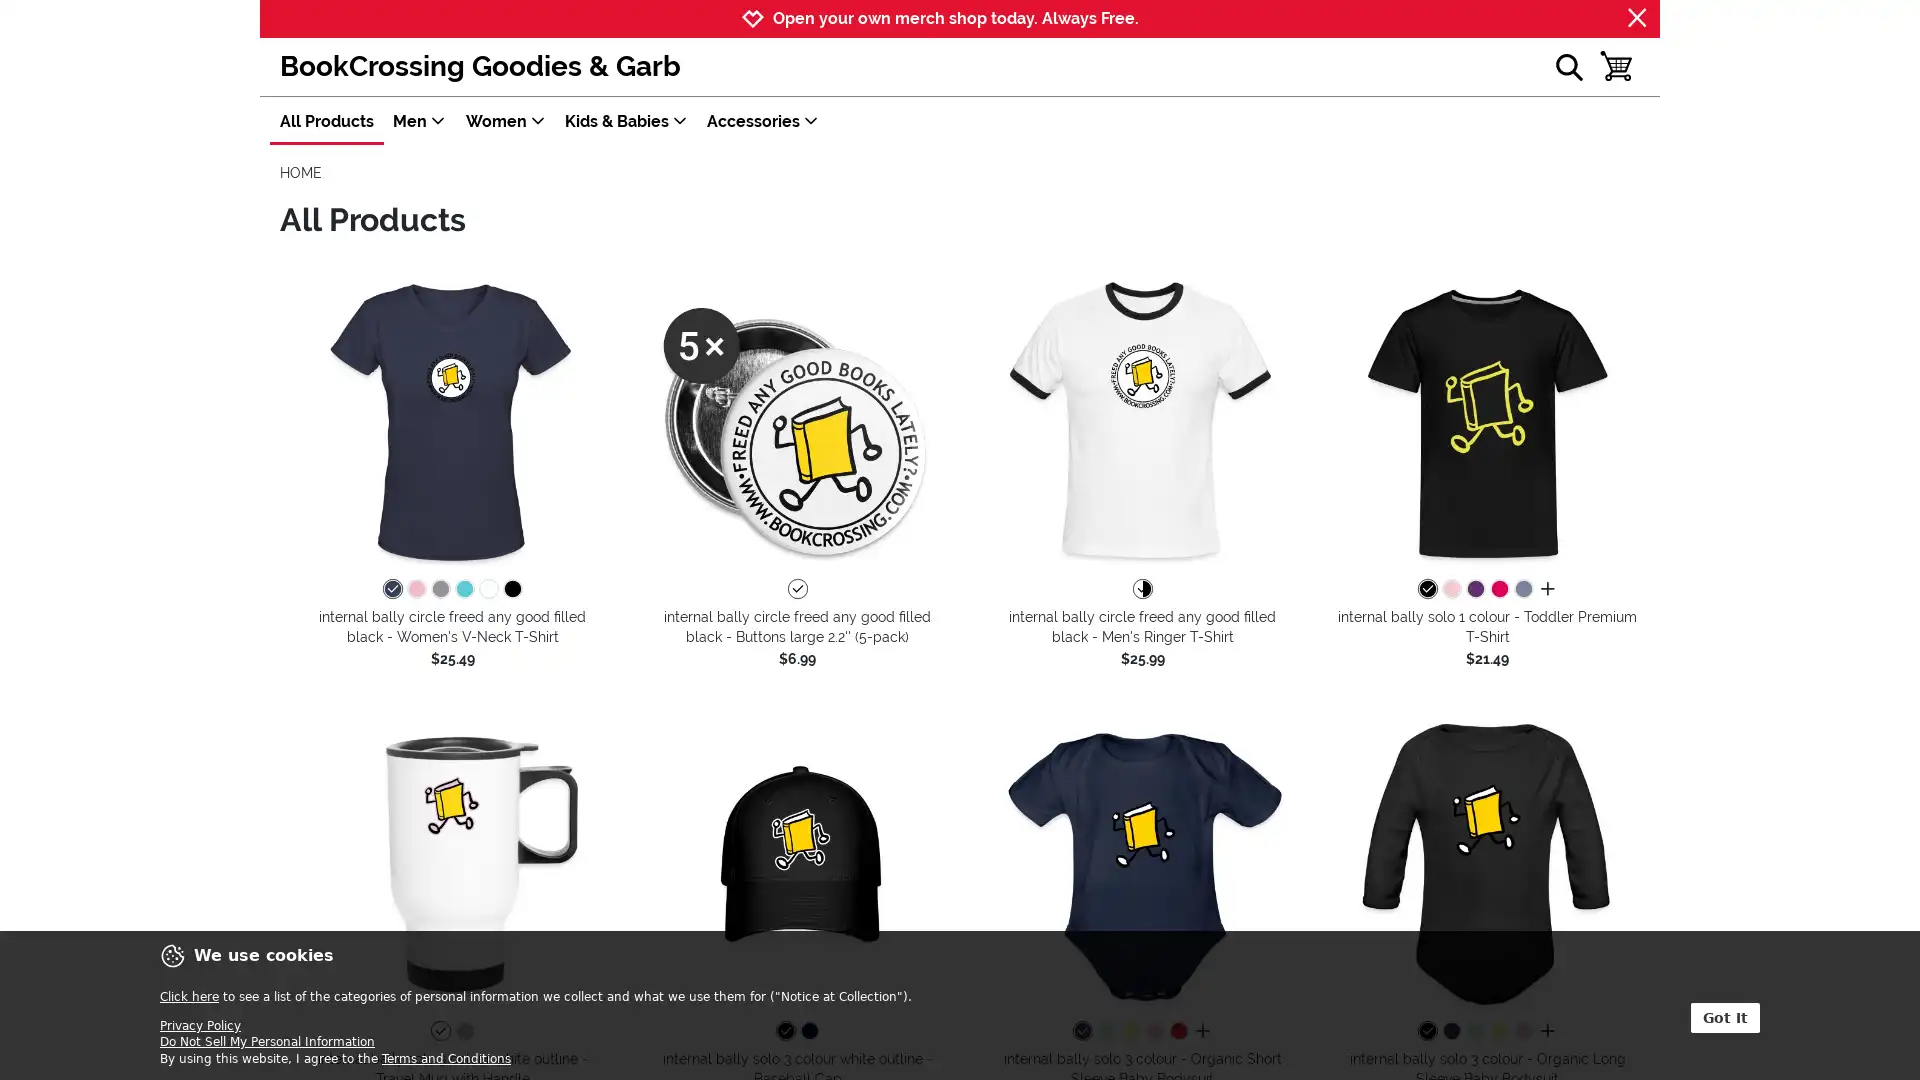 The height and width of the screenshot is (1080, 1920). I want to click on pink, so click(415, 589).